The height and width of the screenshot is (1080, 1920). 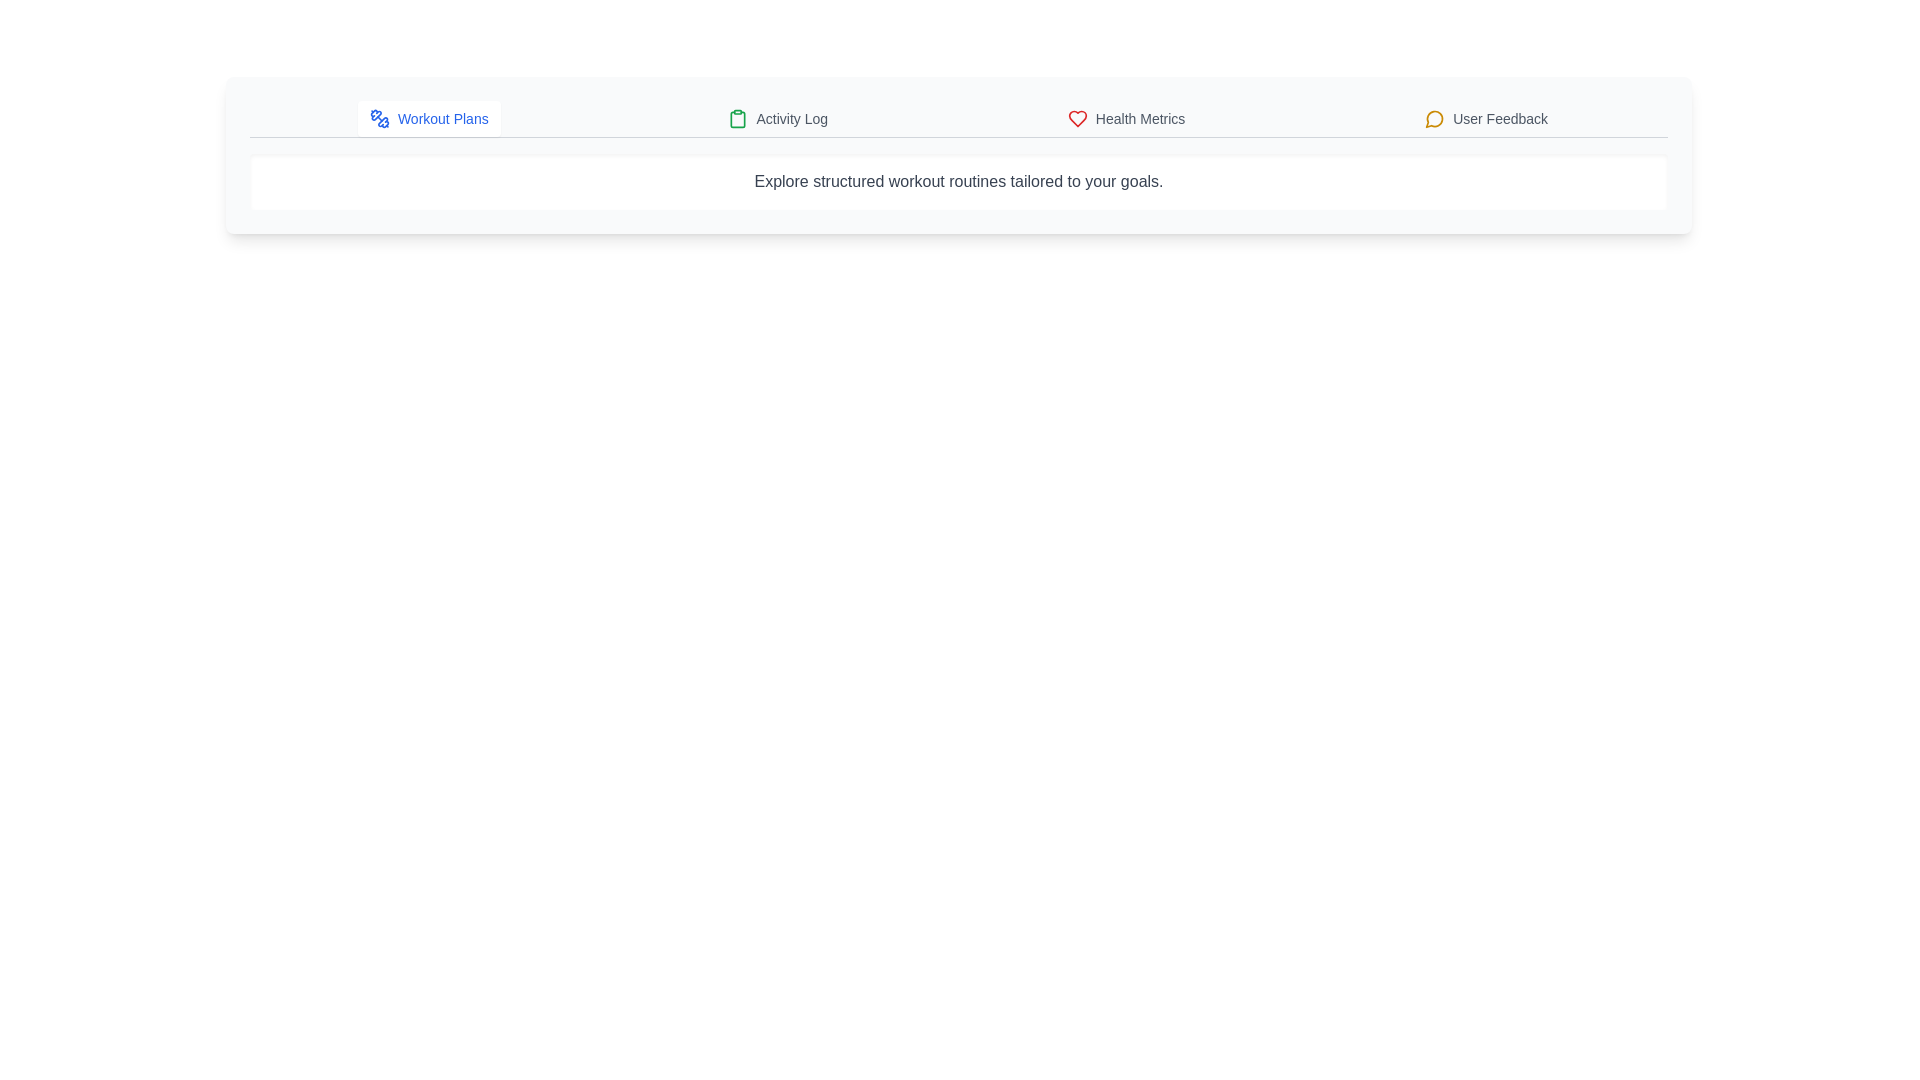 What do you see at coordinates (777, 119) in the screenshot?
I see `the 'Activity Log' button, which is the second tab in the navigation bar` at bounding box center [777, 119].